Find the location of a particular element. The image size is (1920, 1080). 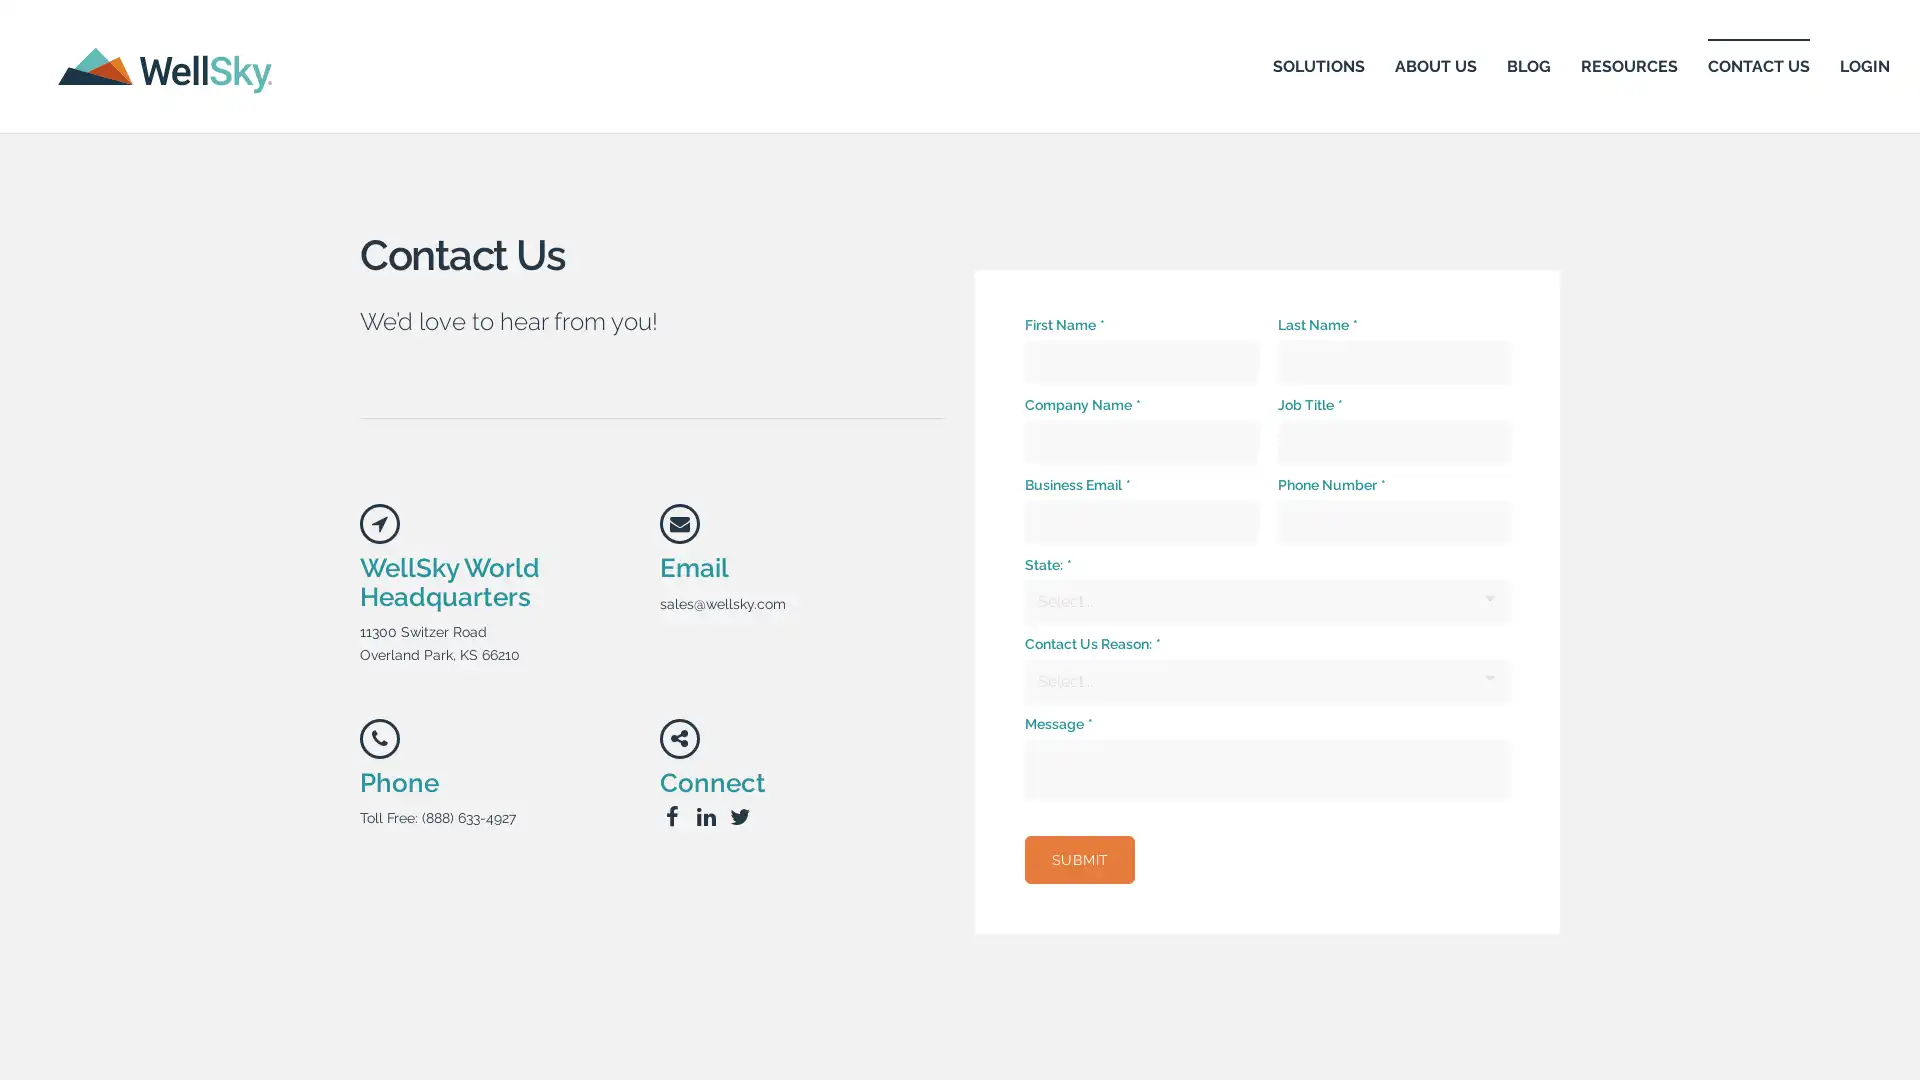

SUBMIT is located at coordinates (1079, 858).